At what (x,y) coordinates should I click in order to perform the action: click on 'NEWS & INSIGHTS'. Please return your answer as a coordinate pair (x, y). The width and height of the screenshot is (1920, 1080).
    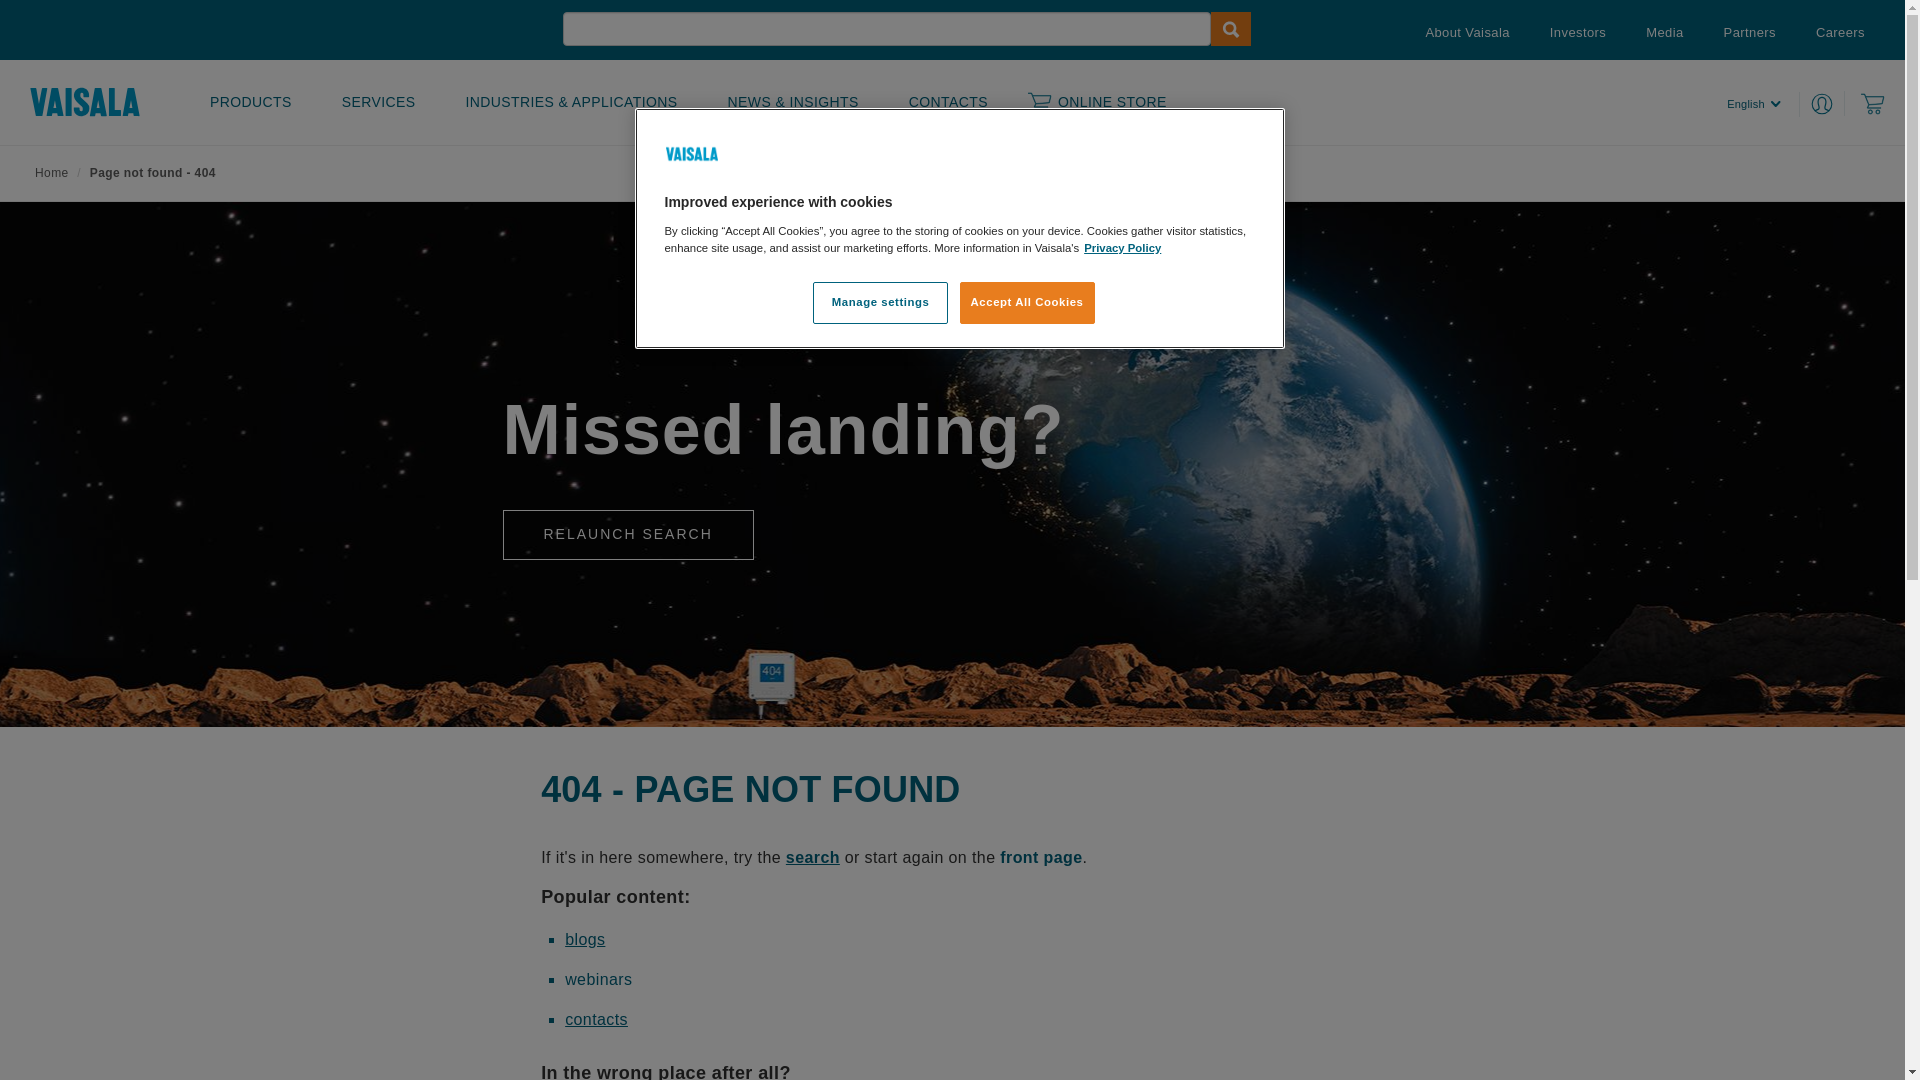
    Looking at the image, I should click on (792, 102).